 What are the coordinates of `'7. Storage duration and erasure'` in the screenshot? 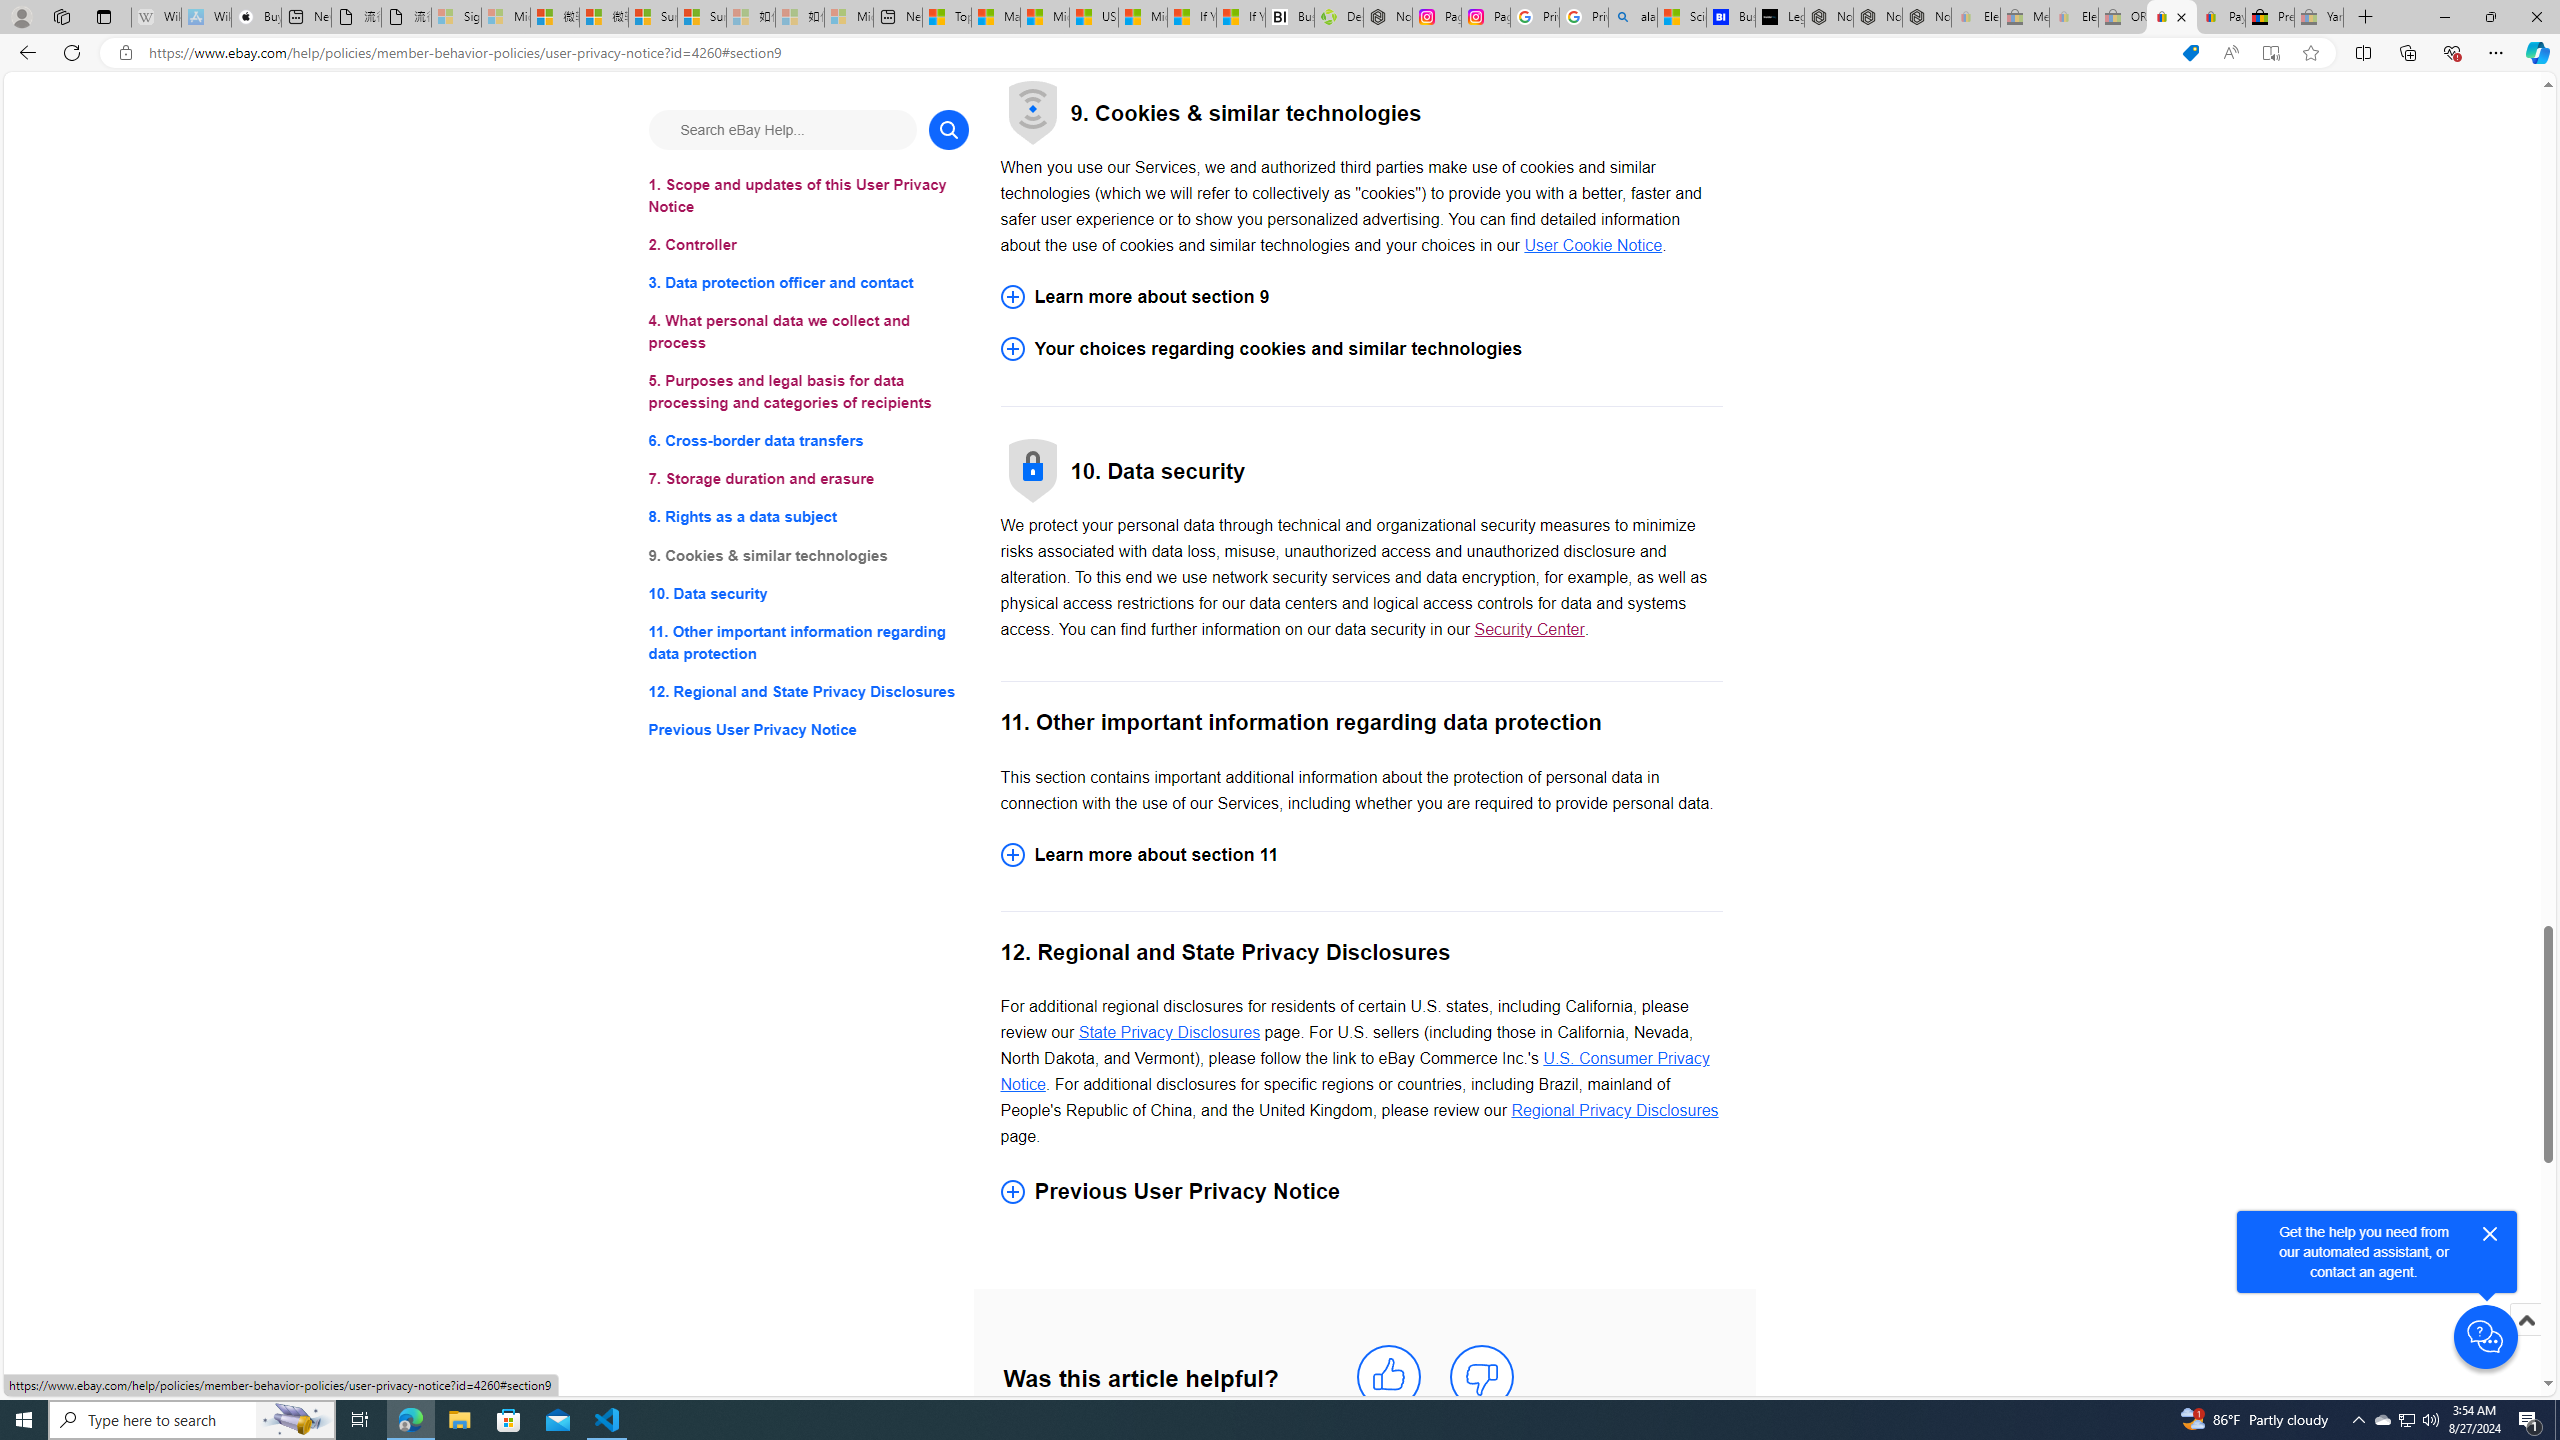 It's located at (807, 478).